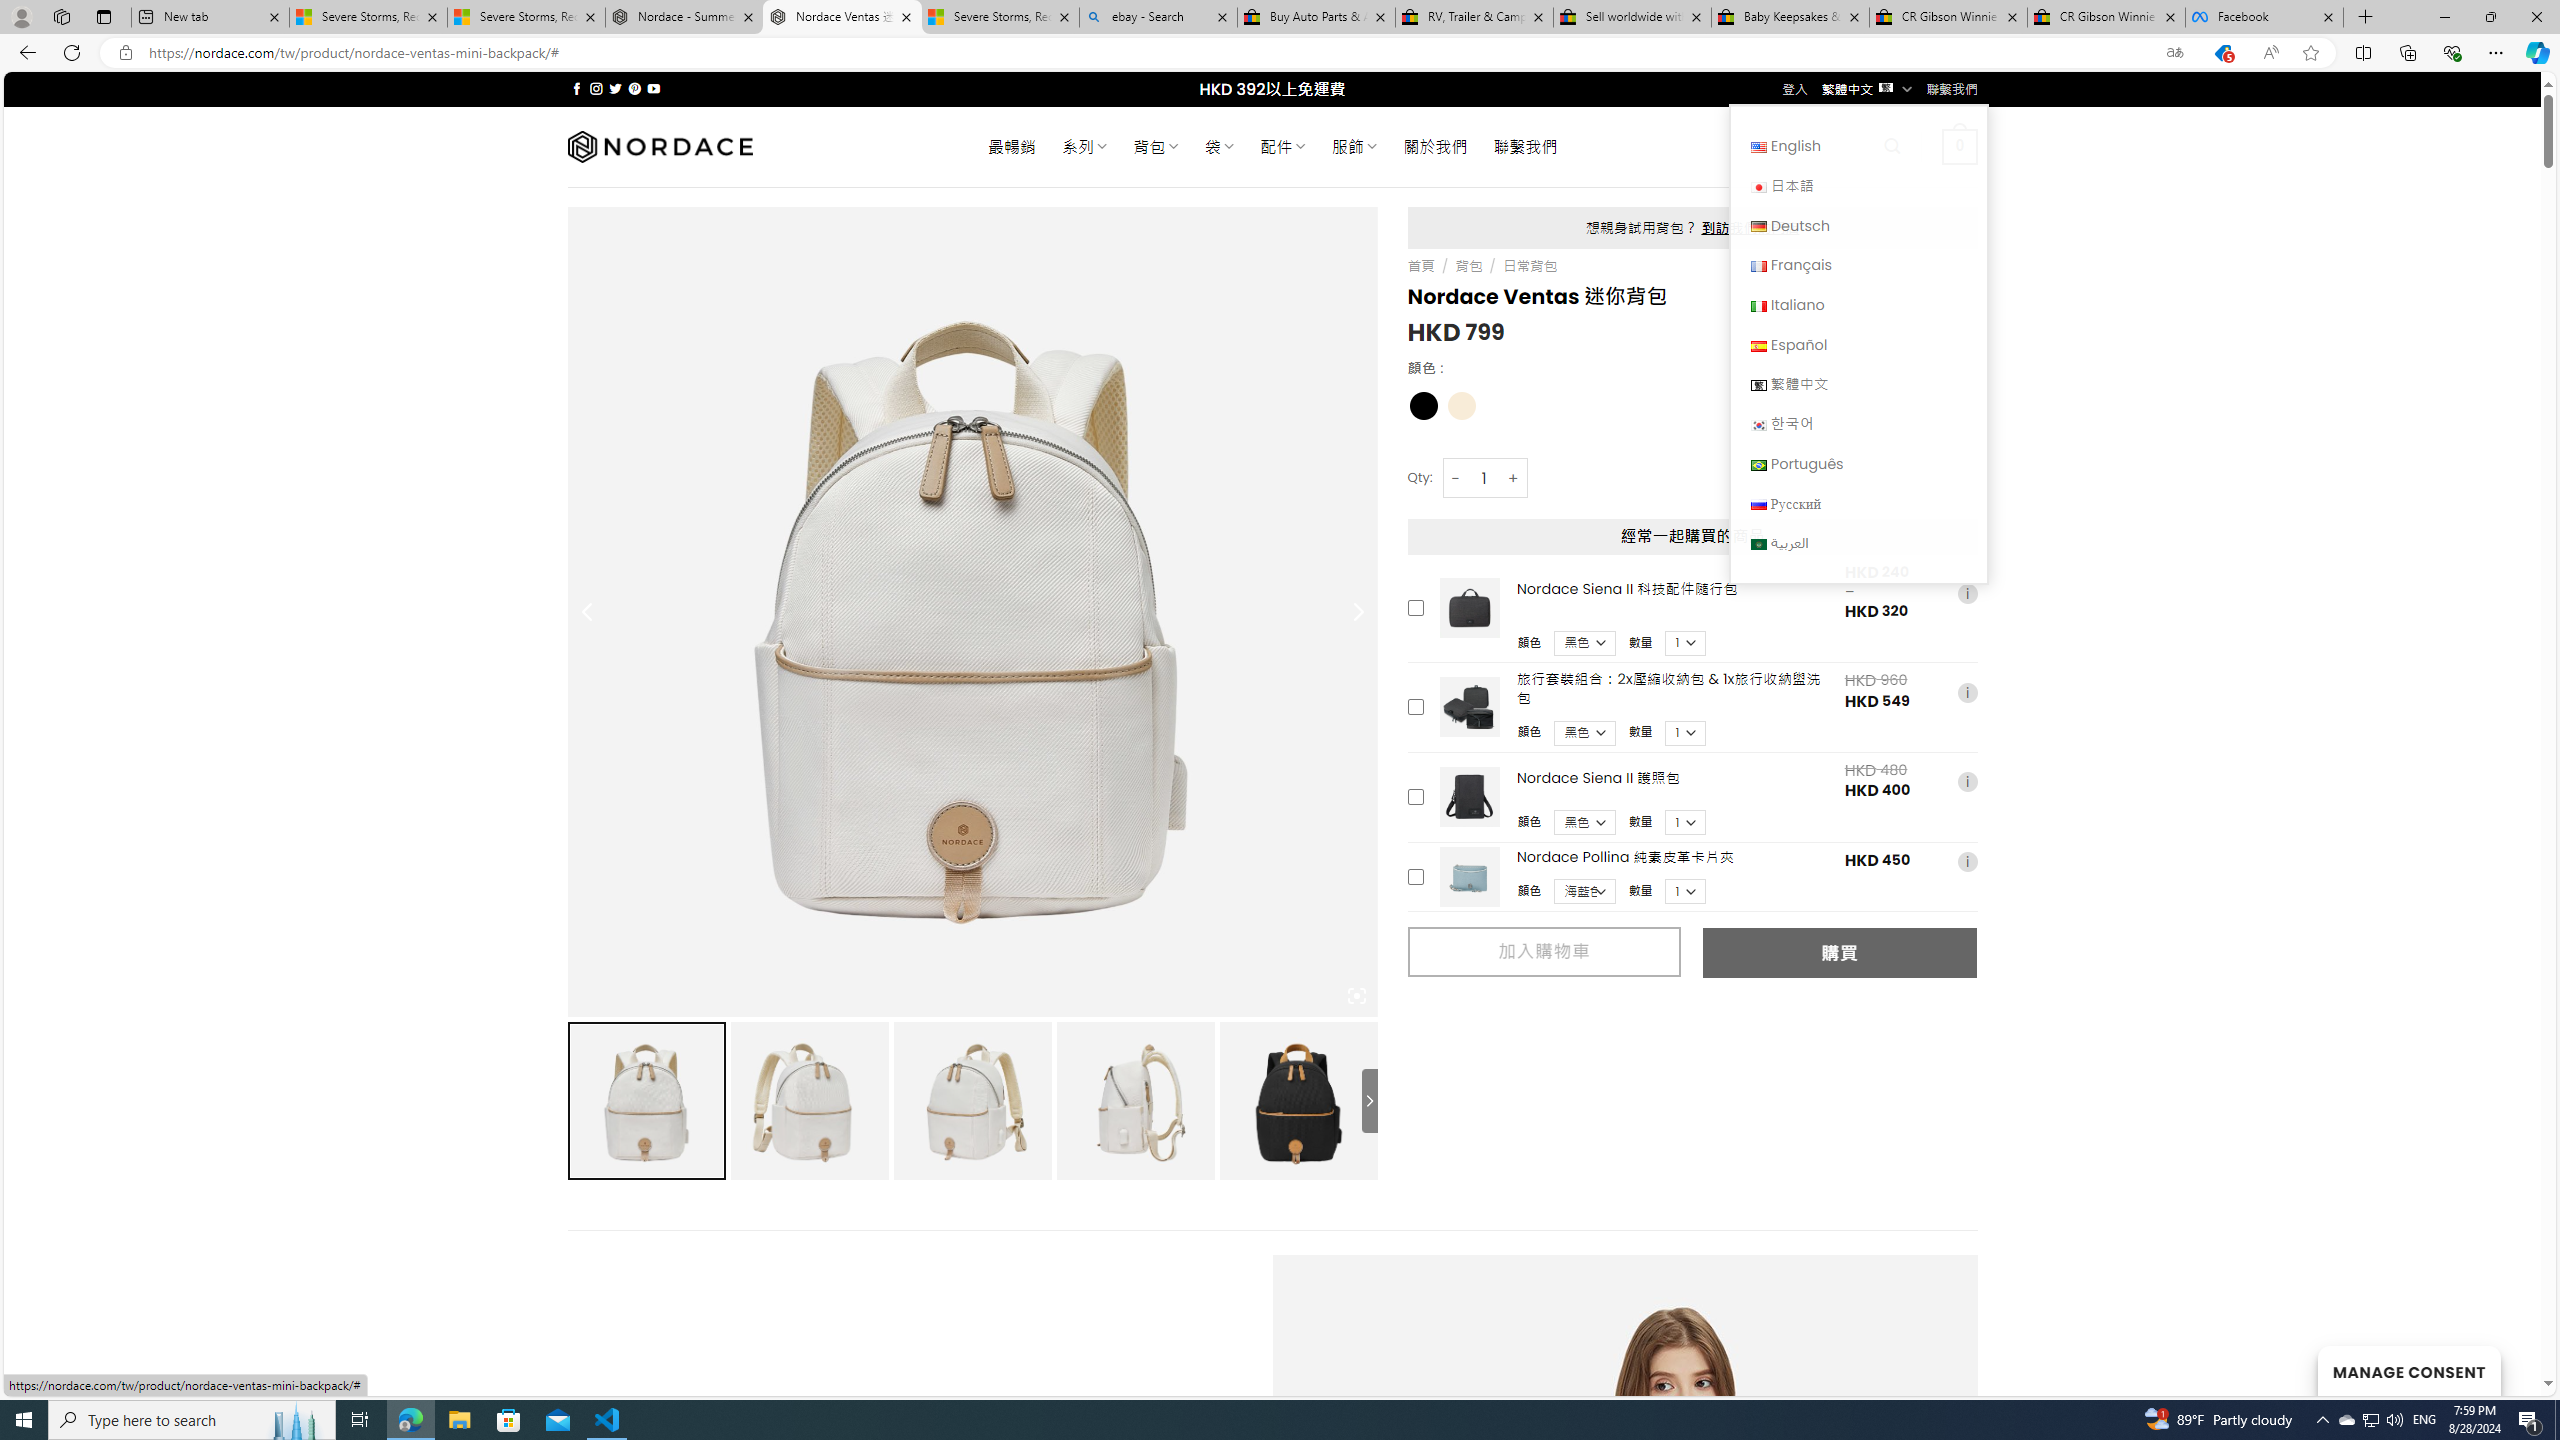 The image size is (2560, 1440). What do you see at coordinates (1632, 16) in the screenshot?
I see `'Sell worldwide with eBay'` at bounding box center [1632, 16].